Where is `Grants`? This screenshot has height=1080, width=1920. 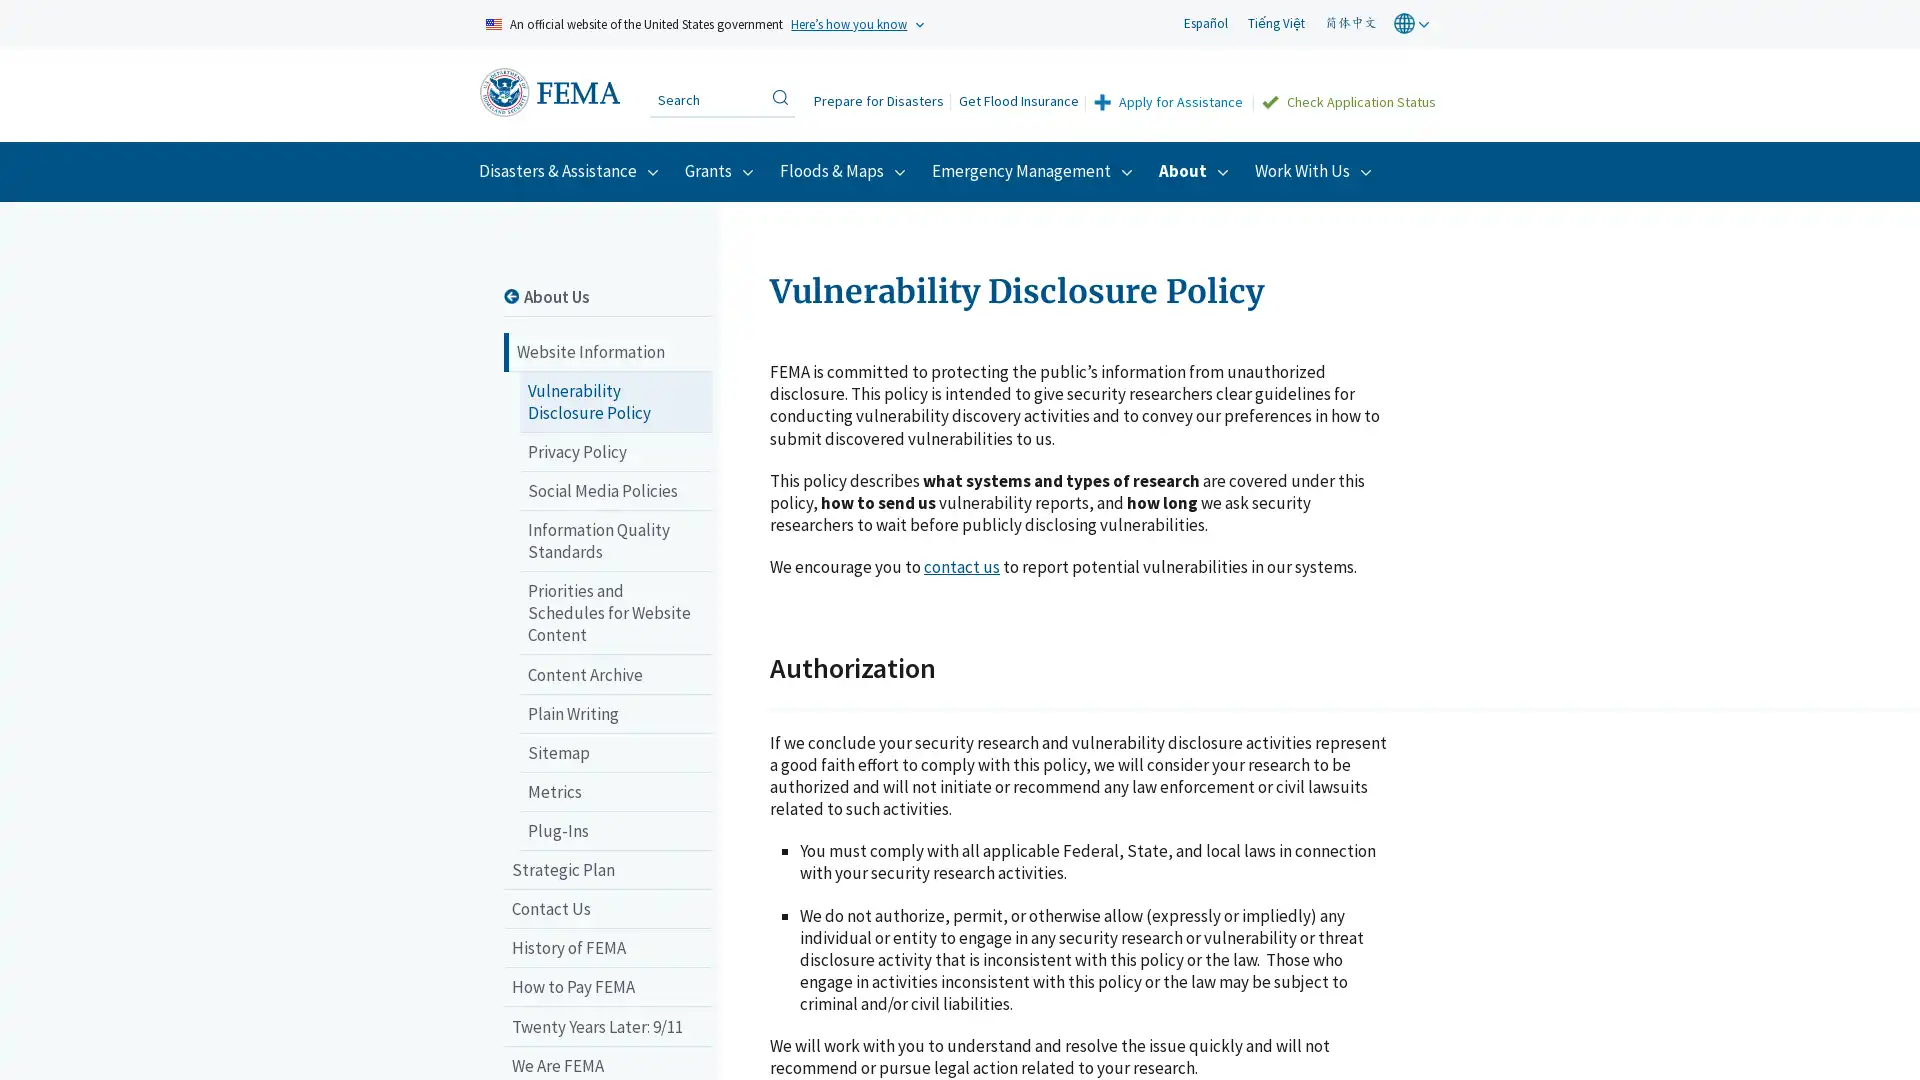 Grants is located at coordinates (721, 169).